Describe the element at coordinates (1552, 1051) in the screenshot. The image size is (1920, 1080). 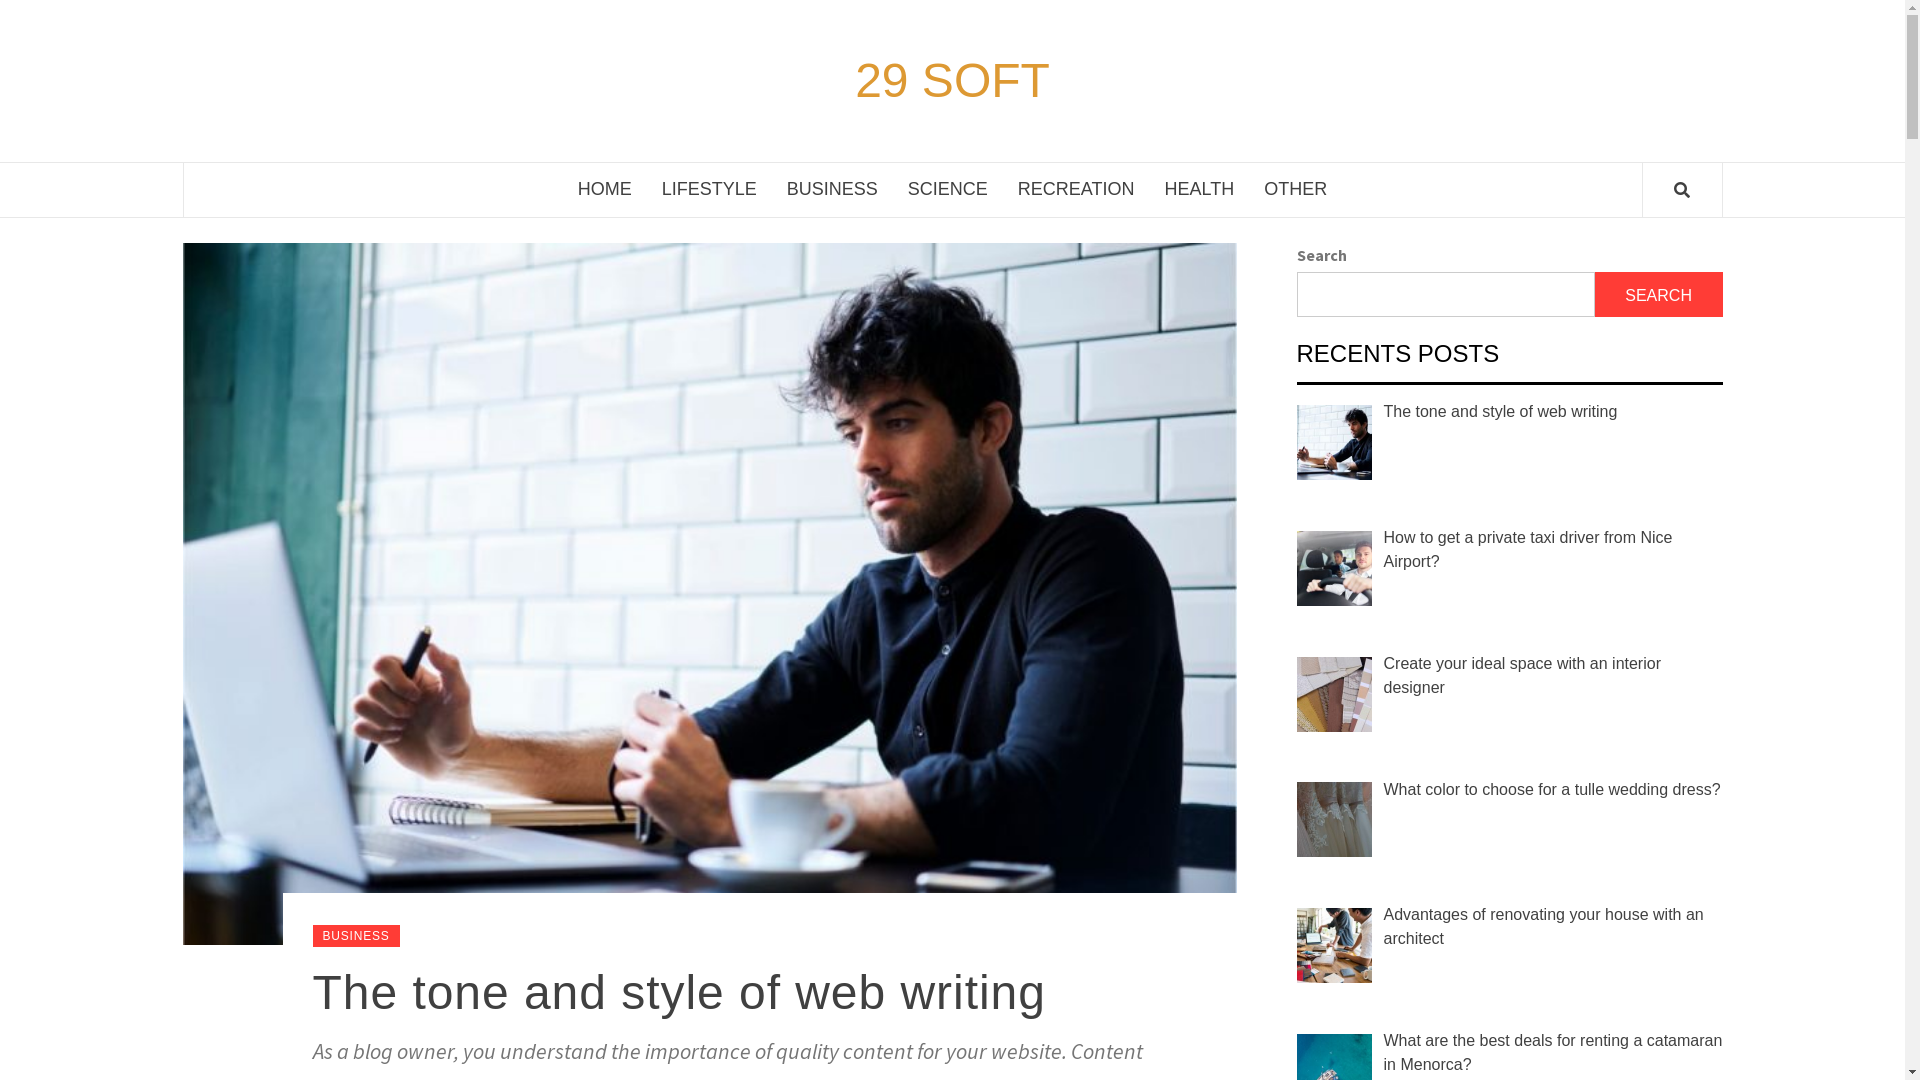
I see `'What are the best deals for renting a catamaran in Menorca?'` at that location.